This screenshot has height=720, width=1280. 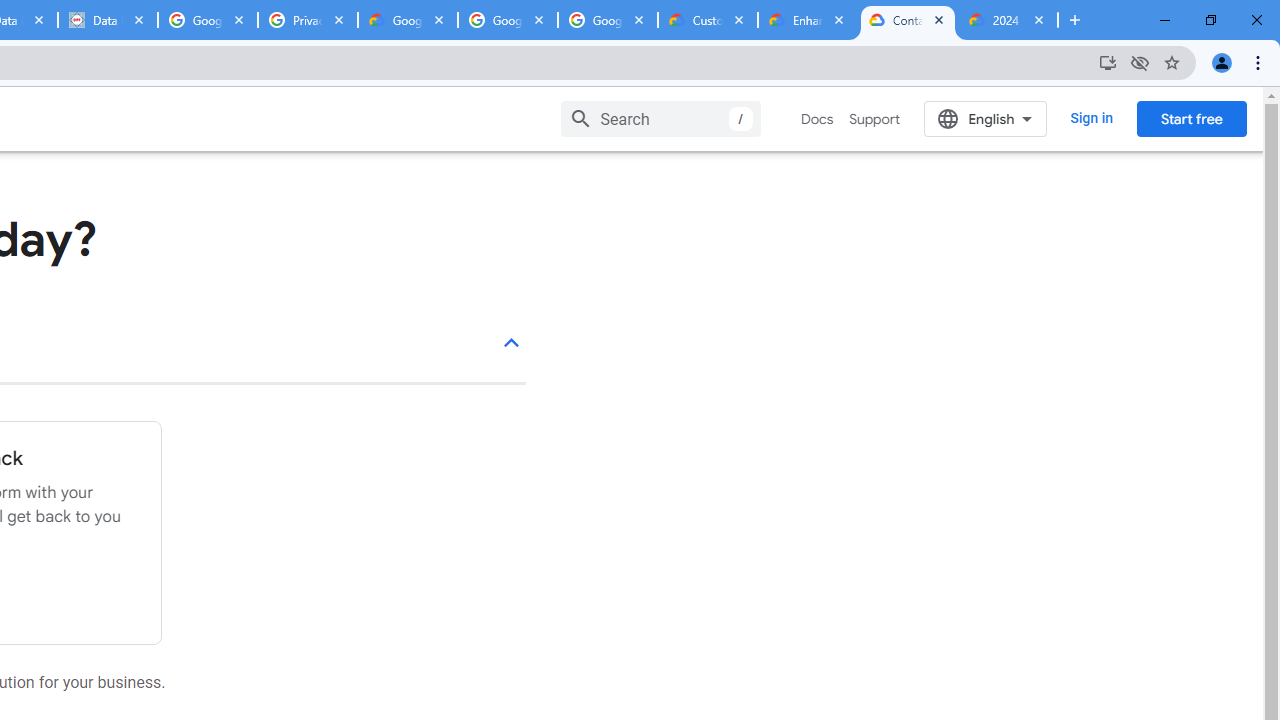 I want to click on 'English', so click(x=985, y=118).